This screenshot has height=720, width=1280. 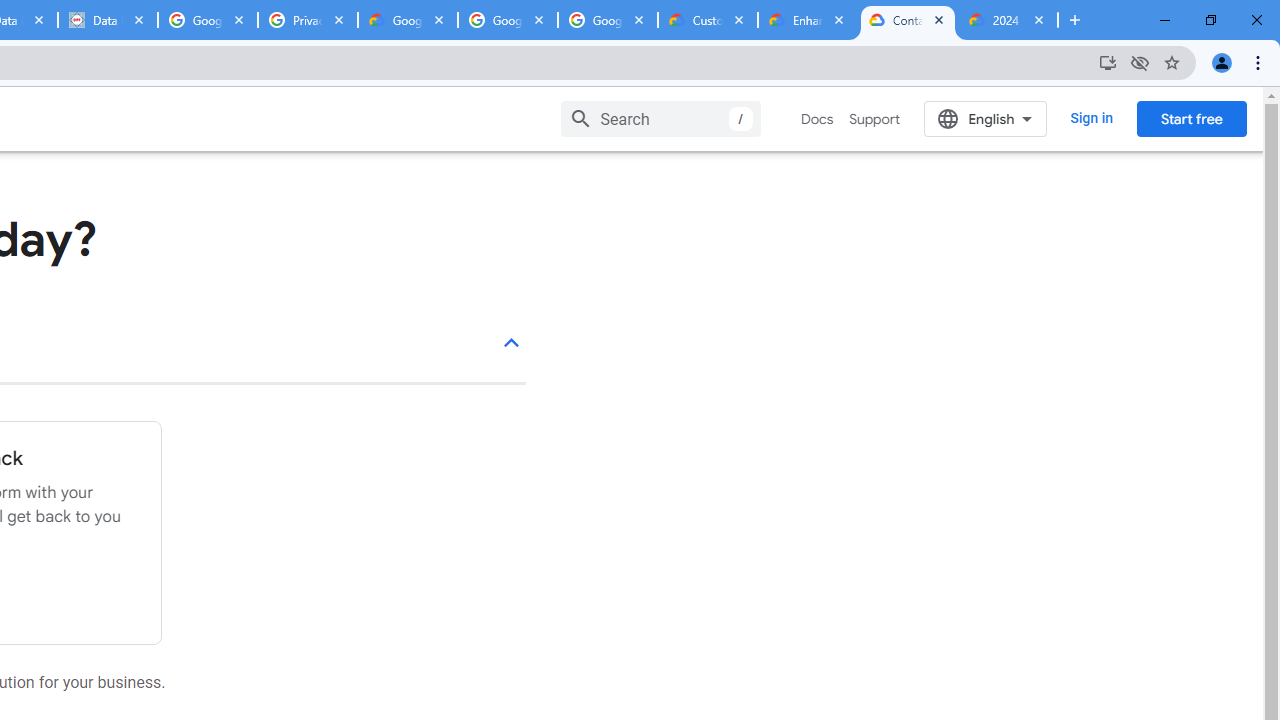 I want to click on 'English', so click(x=985, y=118).